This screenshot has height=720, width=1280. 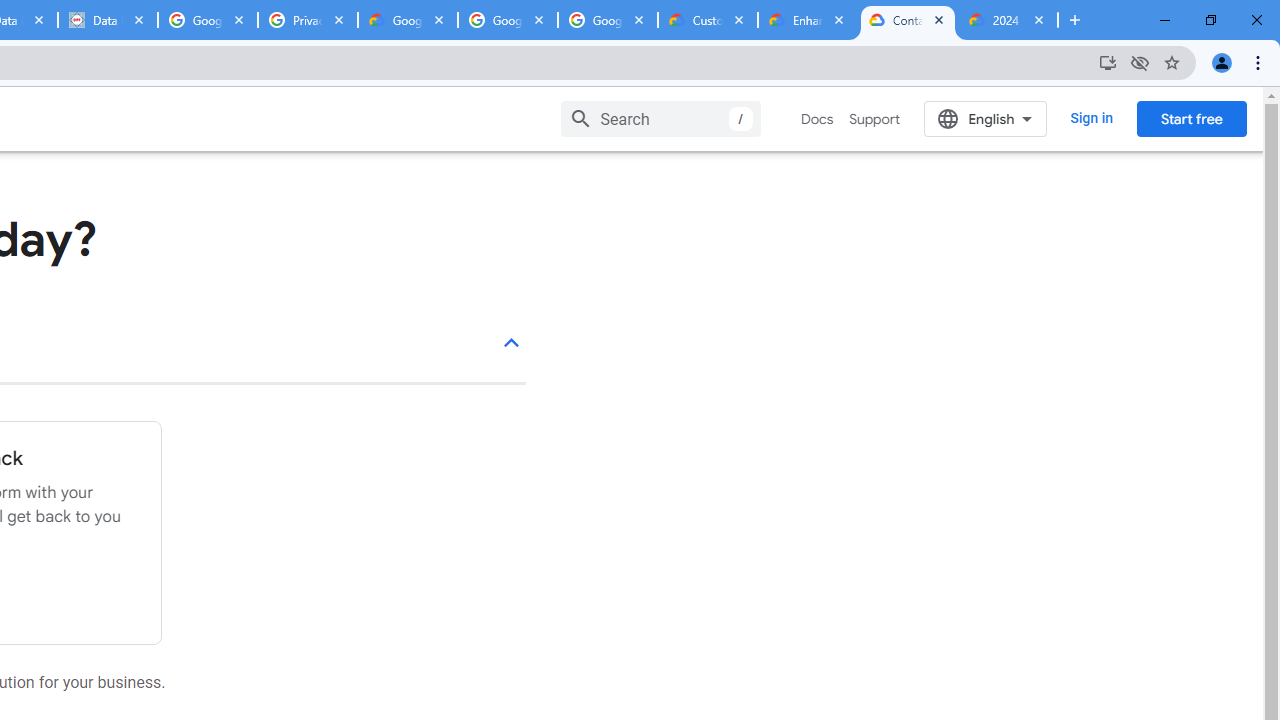 I want to click on 'English', so click(x=985, y=118).